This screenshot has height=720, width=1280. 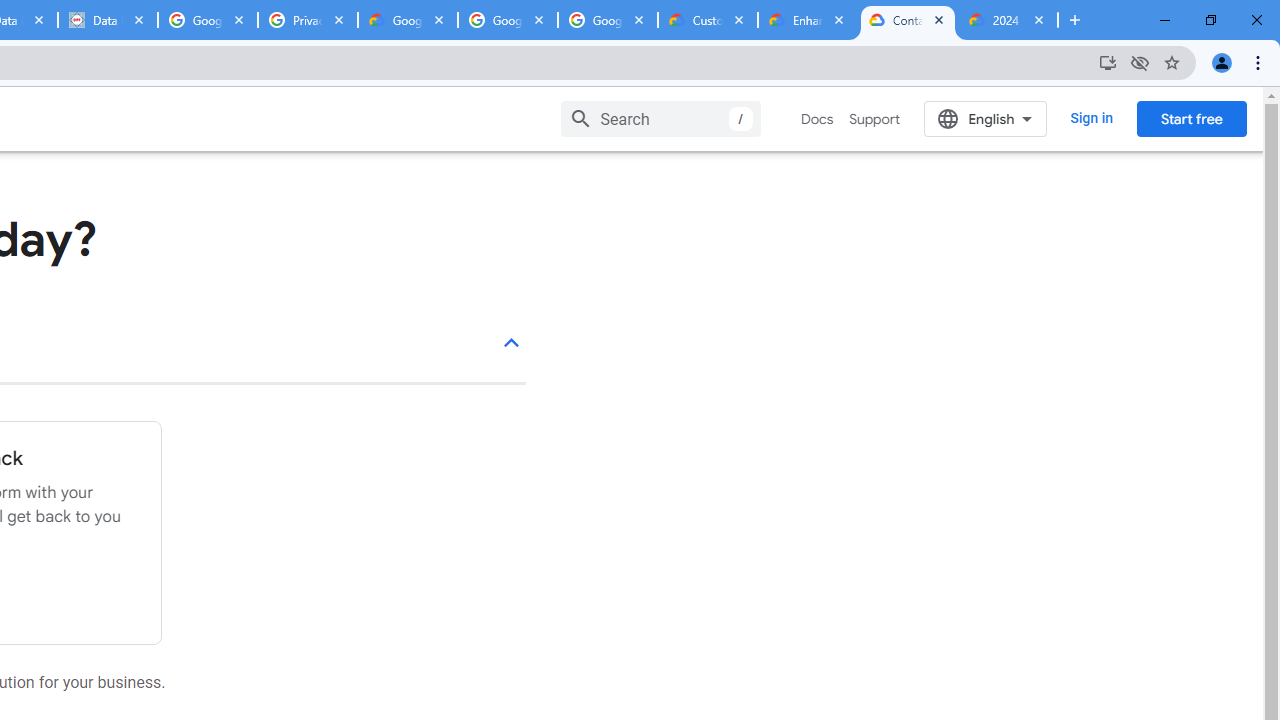 I want to click on 'English', so click(x=985, y=118).